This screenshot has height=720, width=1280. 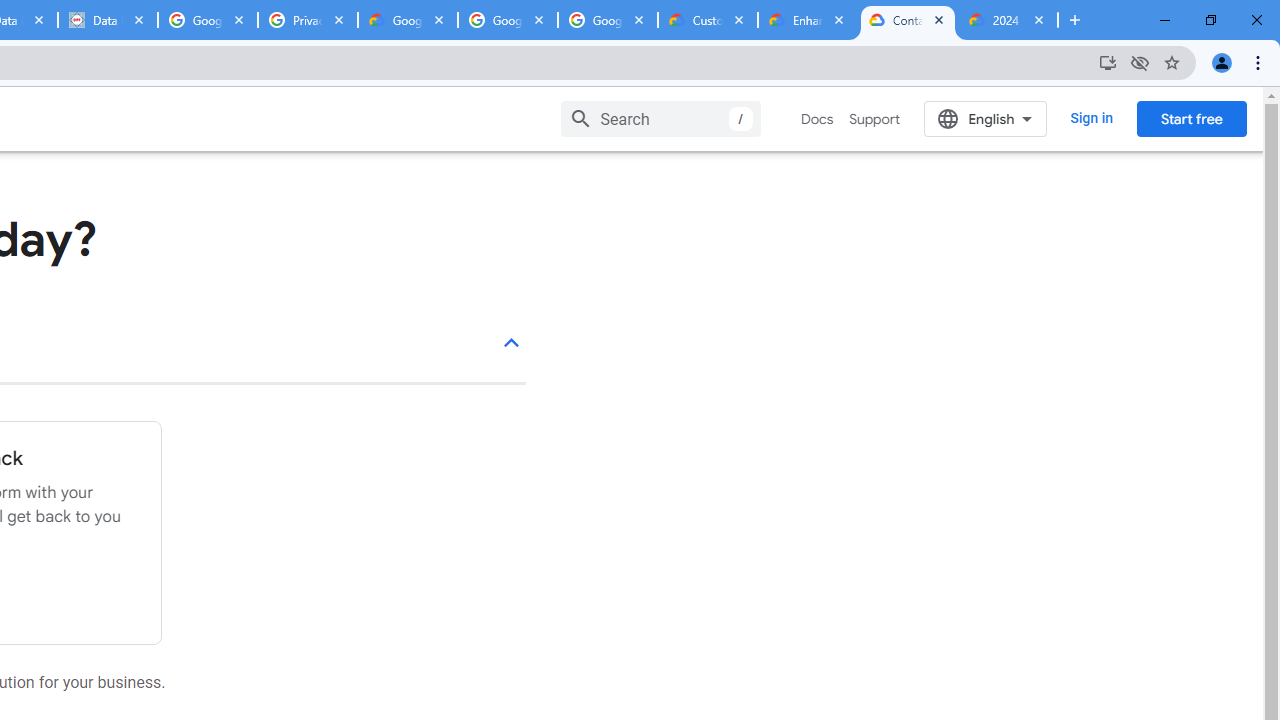 I want to click on 'English', so click(x=985, y=118).